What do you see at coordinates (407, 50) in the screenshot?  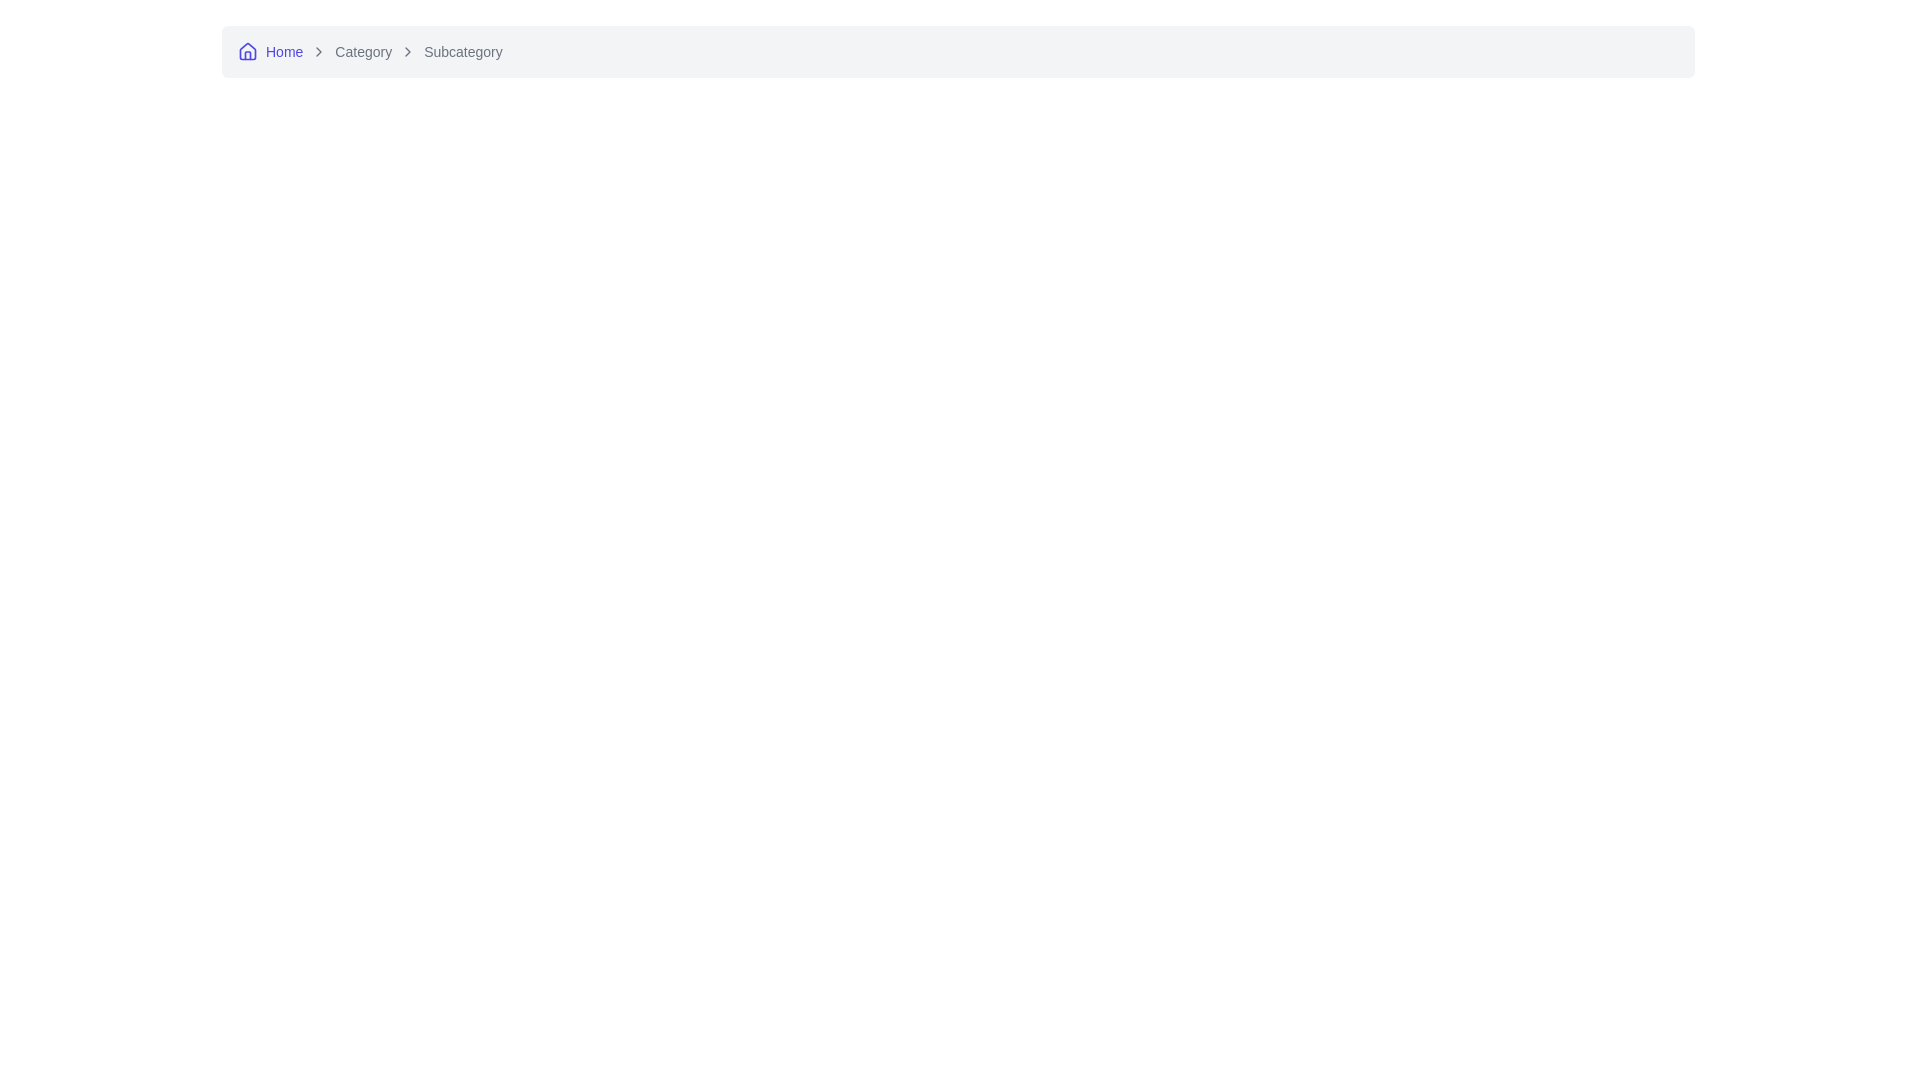 I see `the rightward-facing chevron icon in the breadcrumb navigation bar, located between the 'Category' and 'Subcategory' labels` at bounding box center [407, 50].